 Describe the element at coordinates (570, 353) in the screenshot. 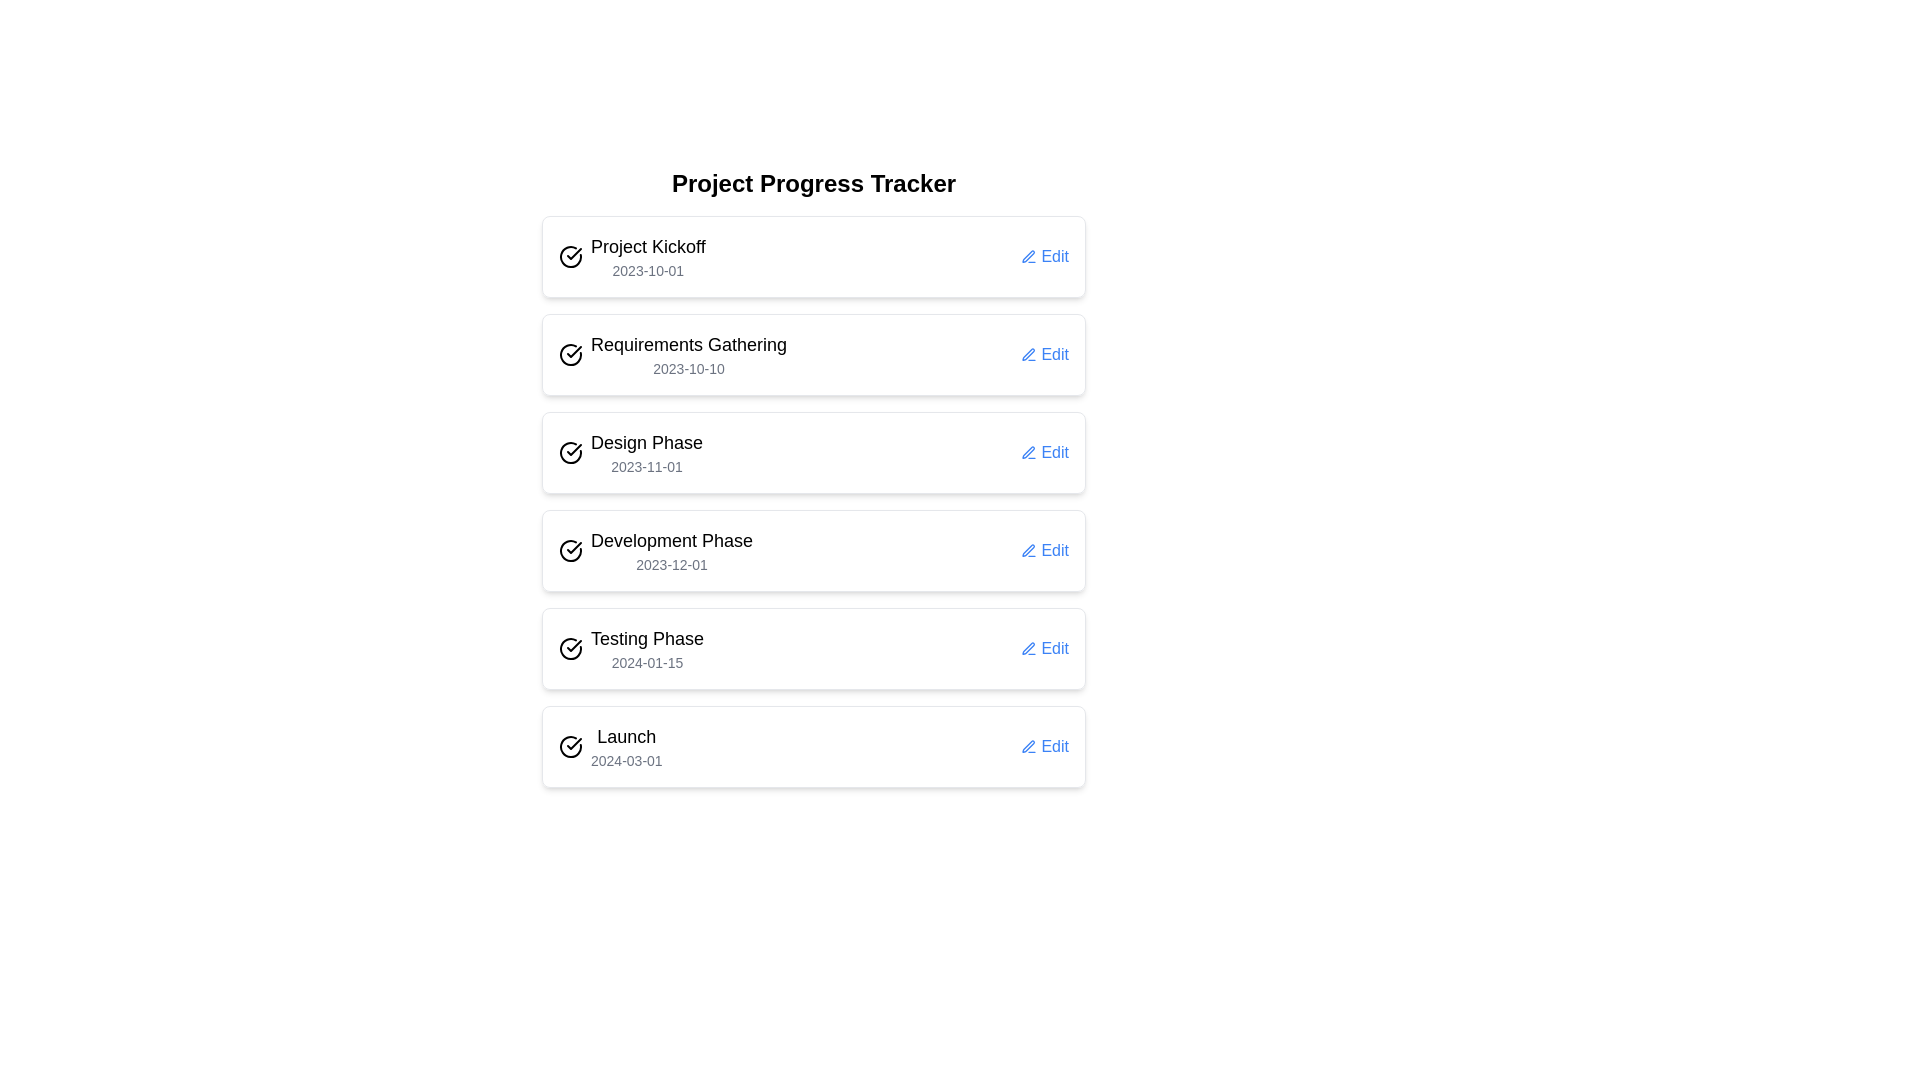

I see `the visual indicator icon representing the completion status, located to the left of the text 'Requirements Gathering' in the 'Project Progress Tracker' list` at that location.